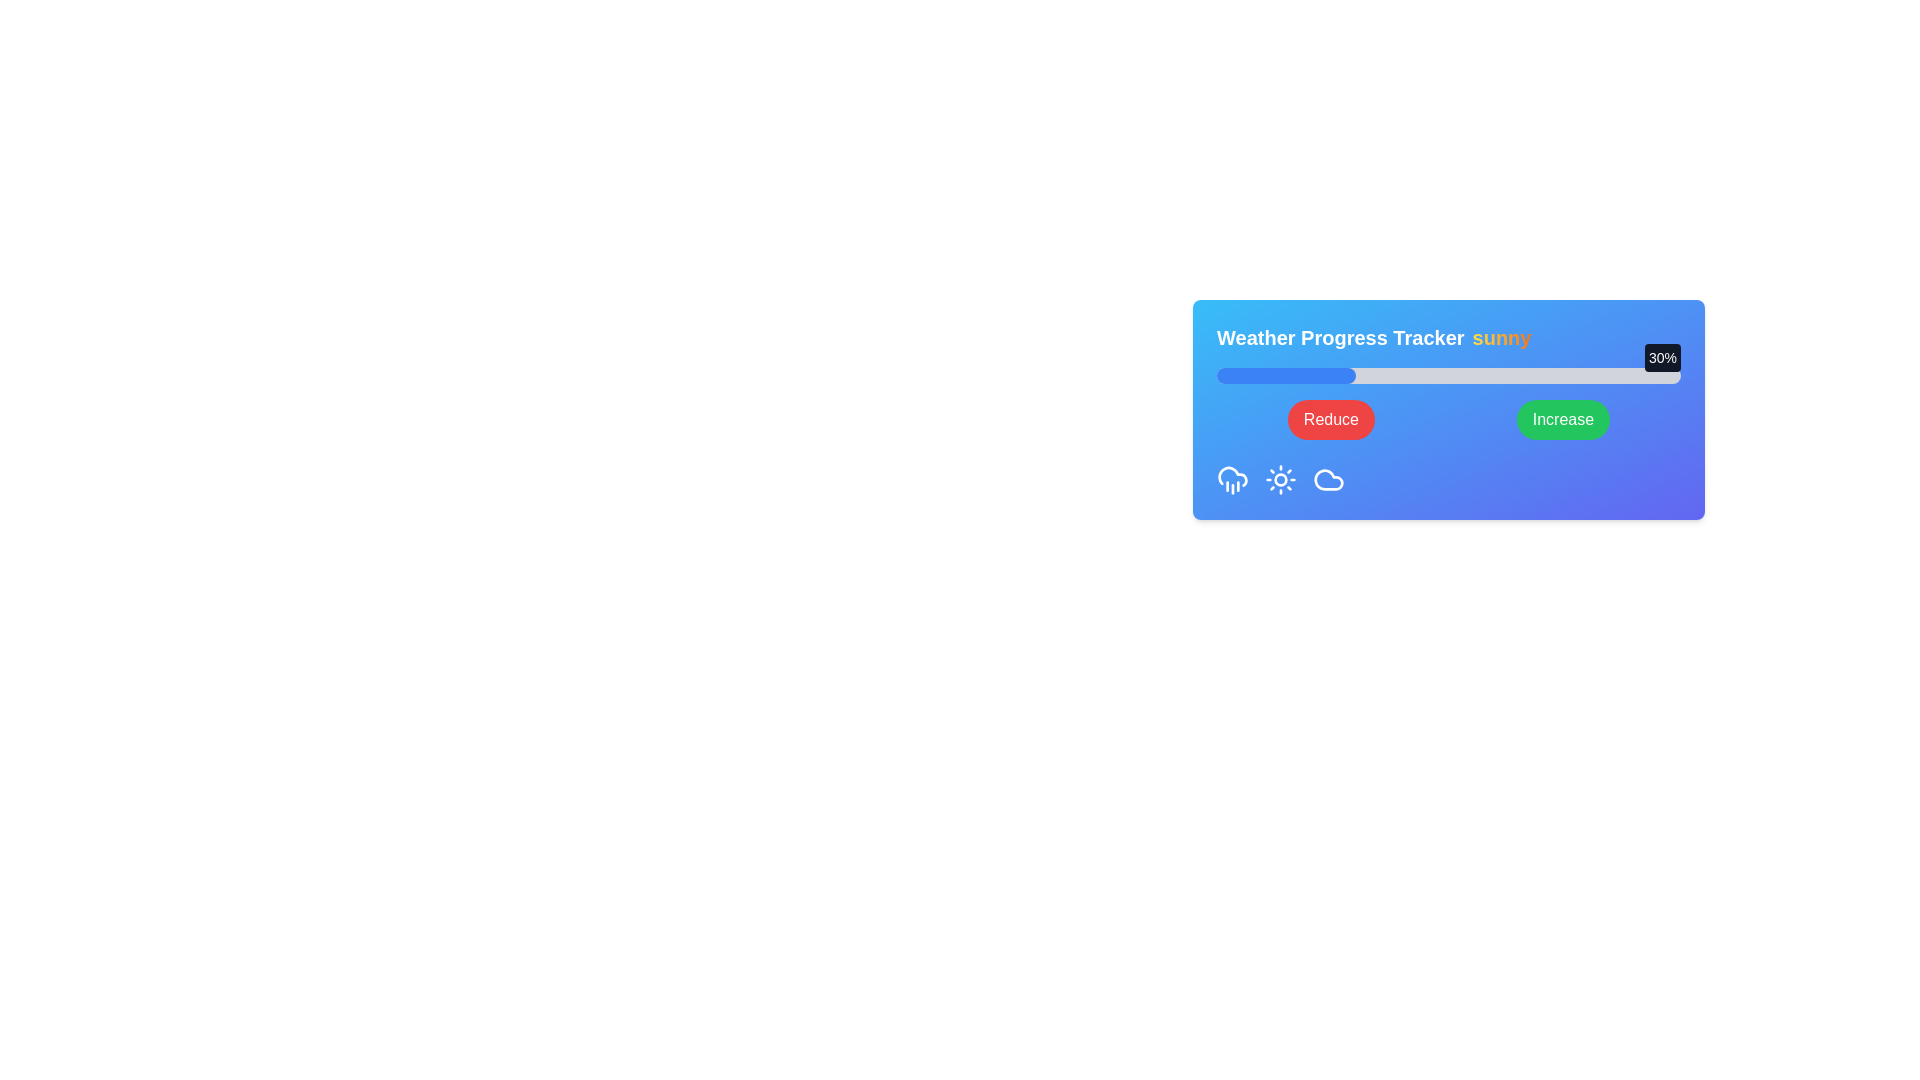  What do you see at coordinates (1562, 419) in the screenshot?
I see `the 'Increase' button located to the right of the 'Reduce' button` at bounding box center [1562, 419].